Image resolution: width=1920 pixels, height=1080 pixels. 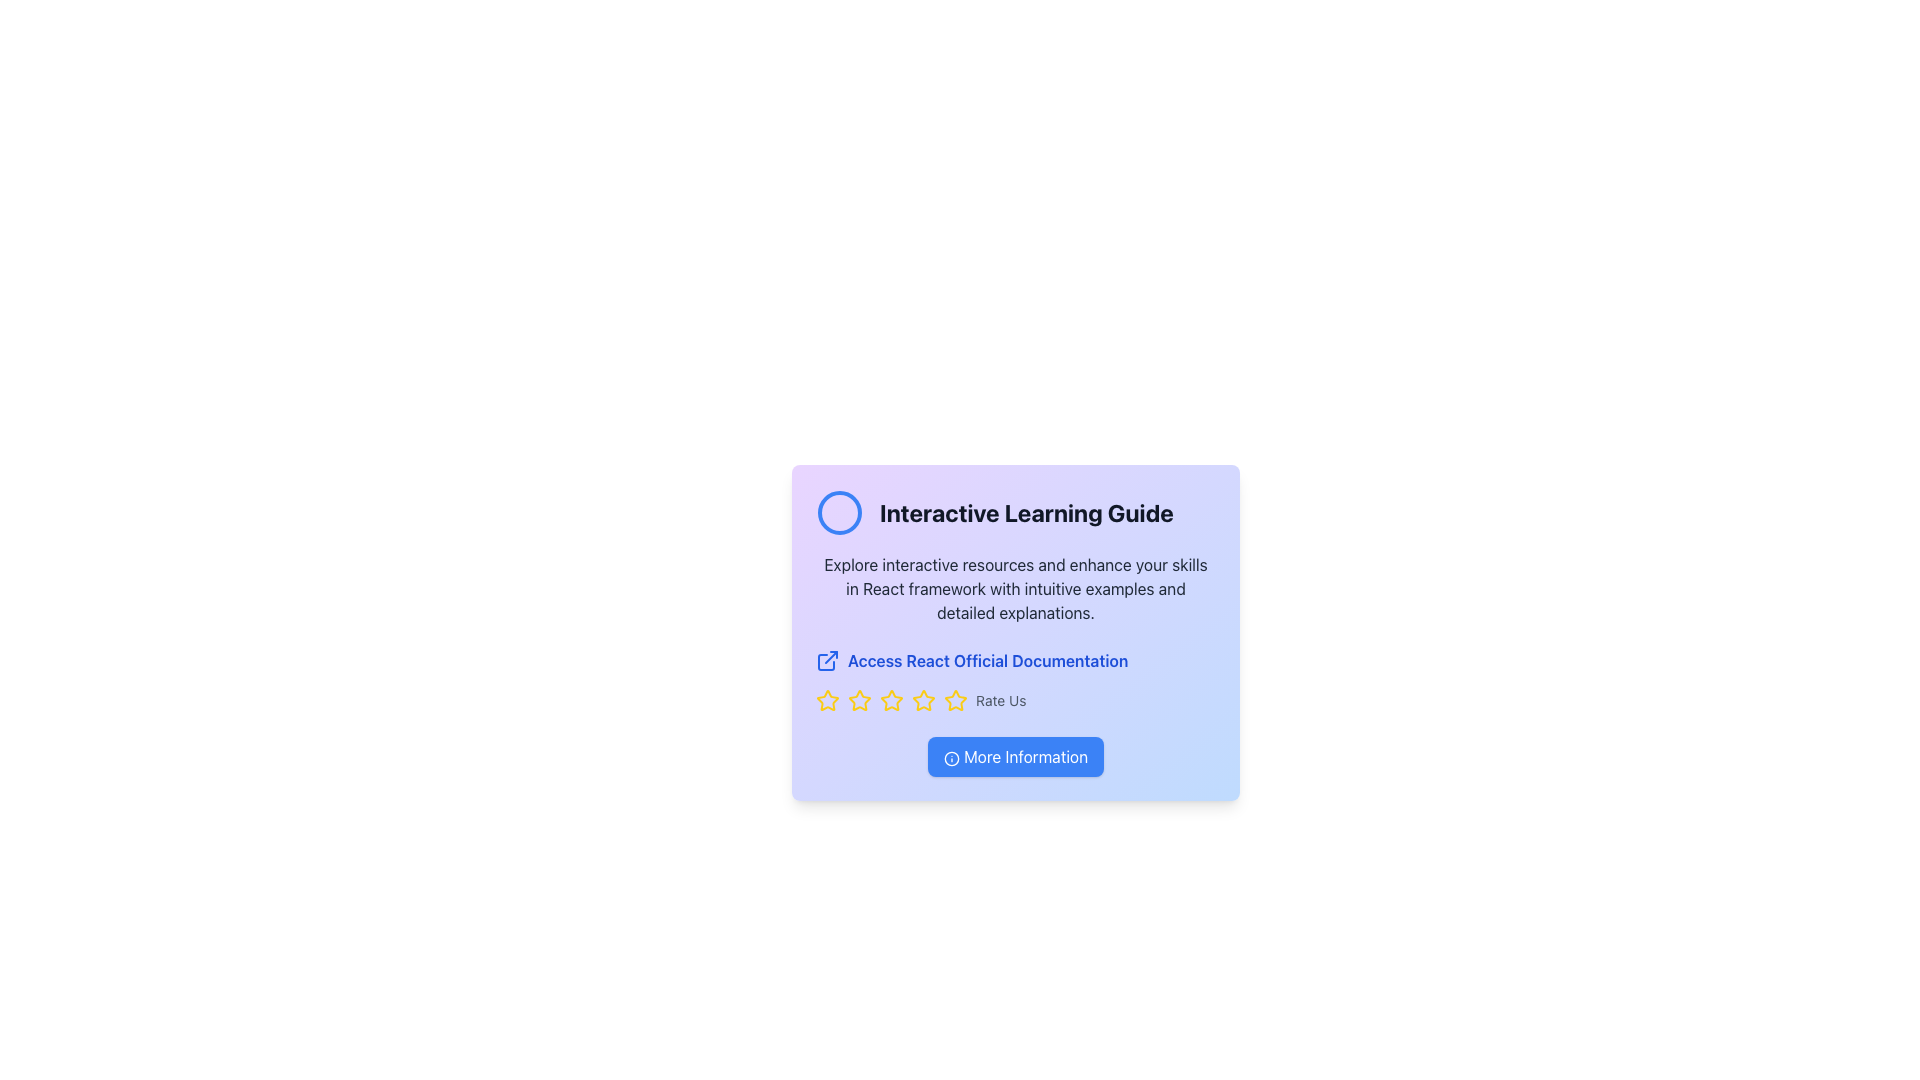 What do you see at coordinates (890, 698) in the screenshot?
I see `the third star icon` at bounding box center [890, 698].